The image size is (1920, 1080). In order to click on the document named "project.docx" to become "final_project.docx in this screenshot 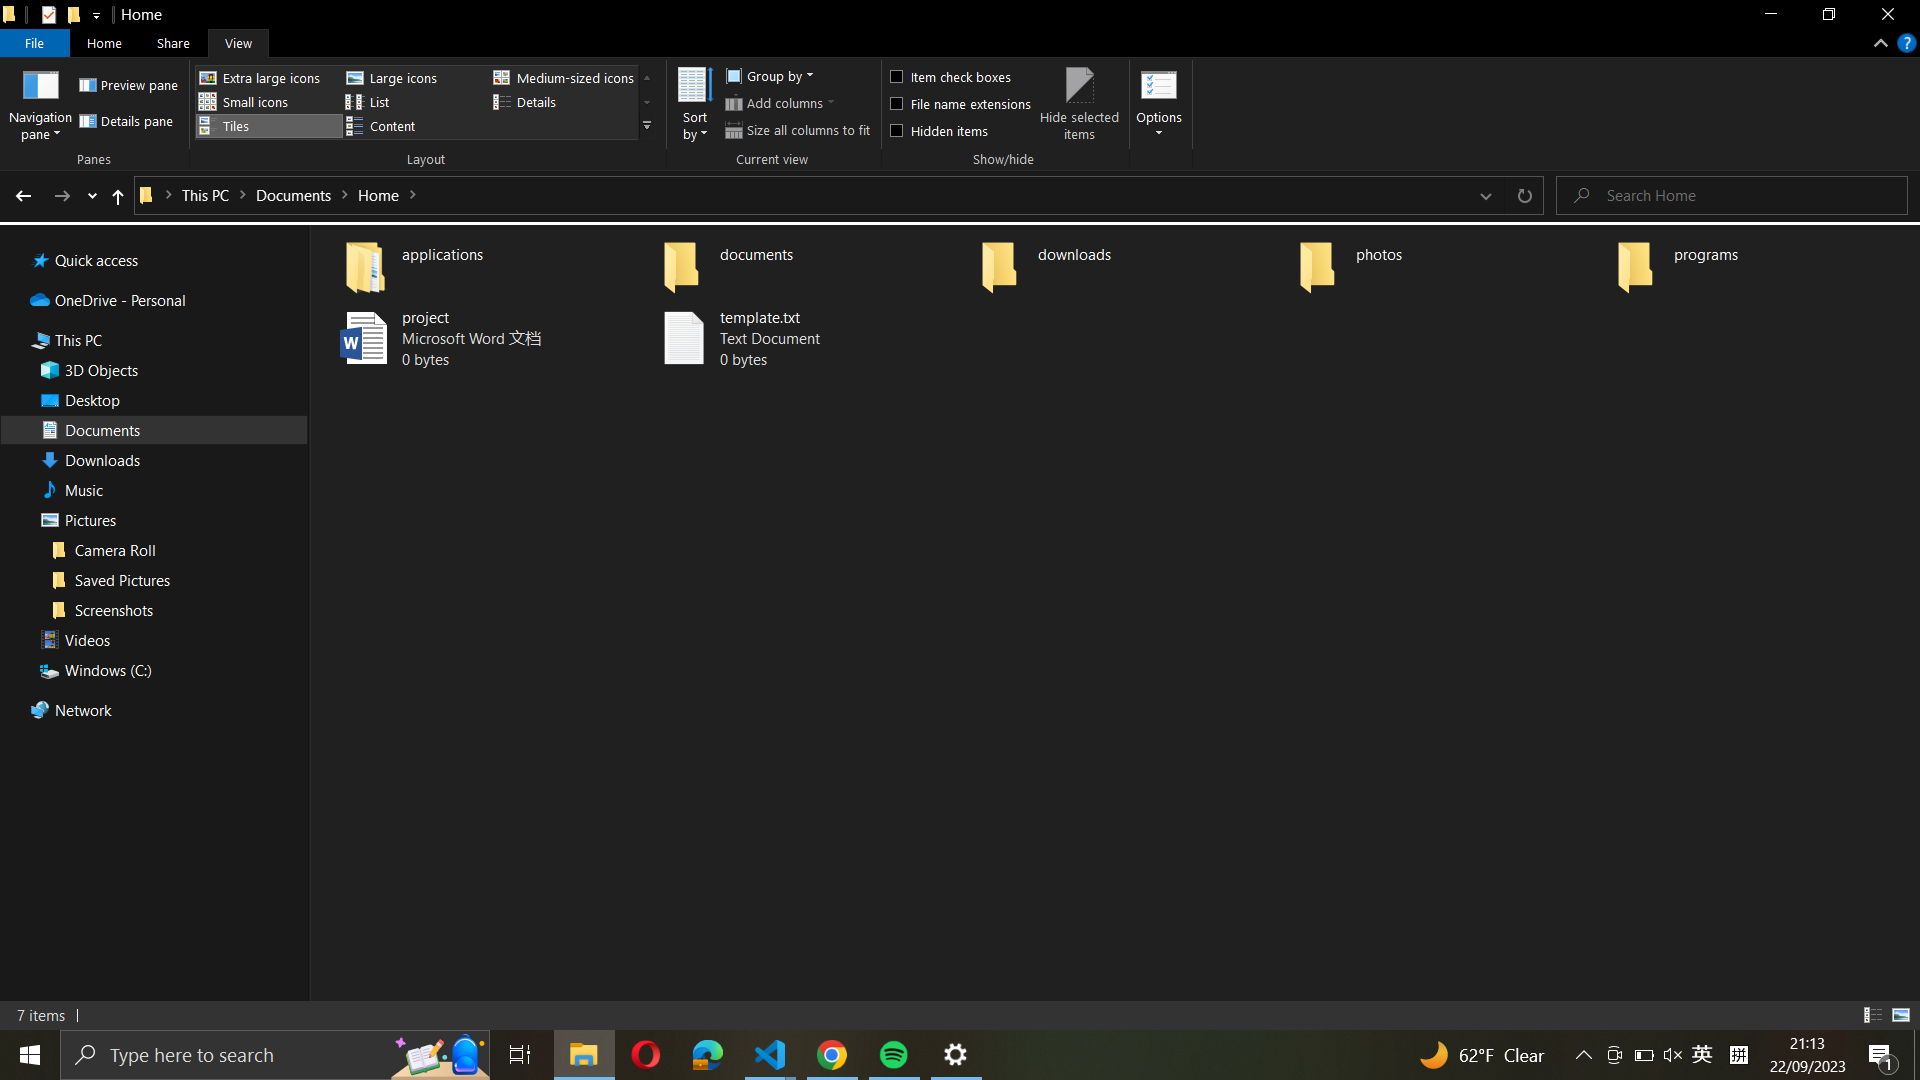, I will do `click(476, 338)`.